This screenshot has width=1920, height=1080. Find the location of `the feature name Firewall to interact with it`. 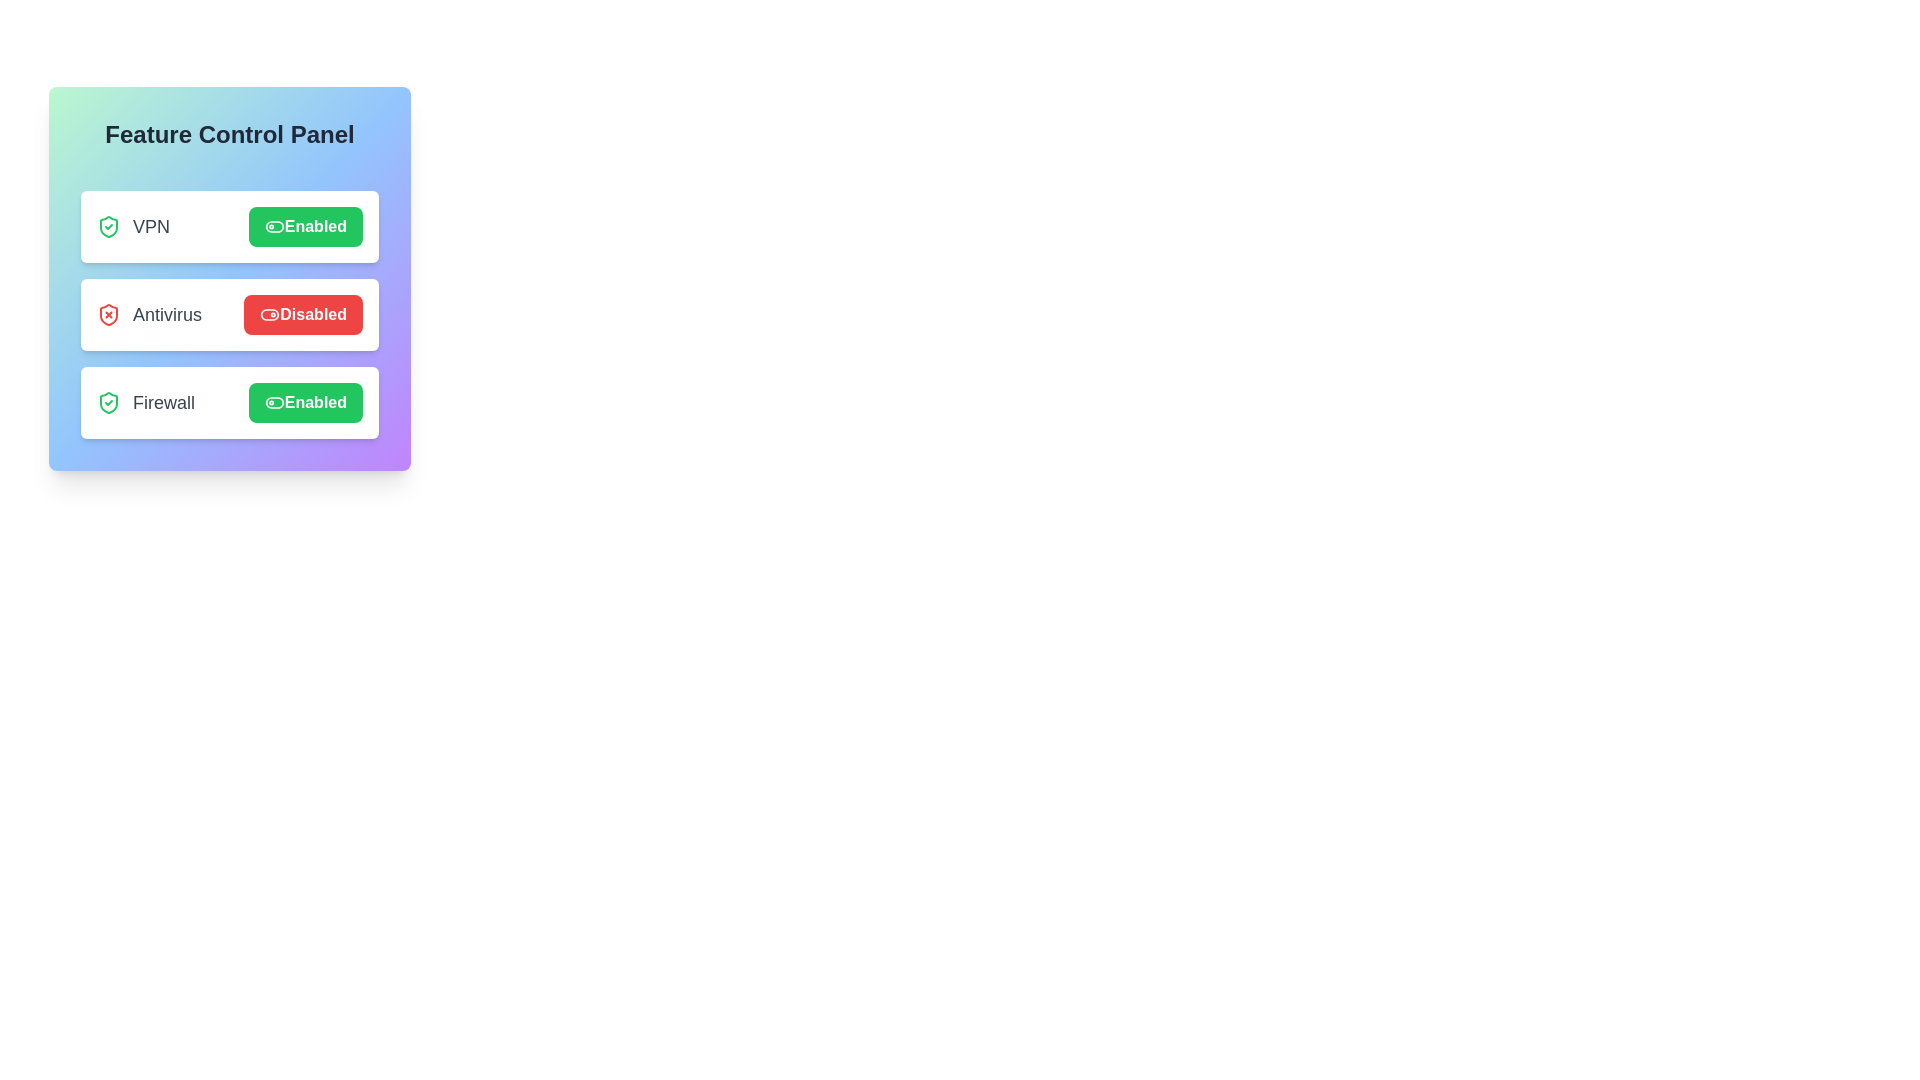

the feature name Firewall to interact with it is located at coordinates (144, 402).